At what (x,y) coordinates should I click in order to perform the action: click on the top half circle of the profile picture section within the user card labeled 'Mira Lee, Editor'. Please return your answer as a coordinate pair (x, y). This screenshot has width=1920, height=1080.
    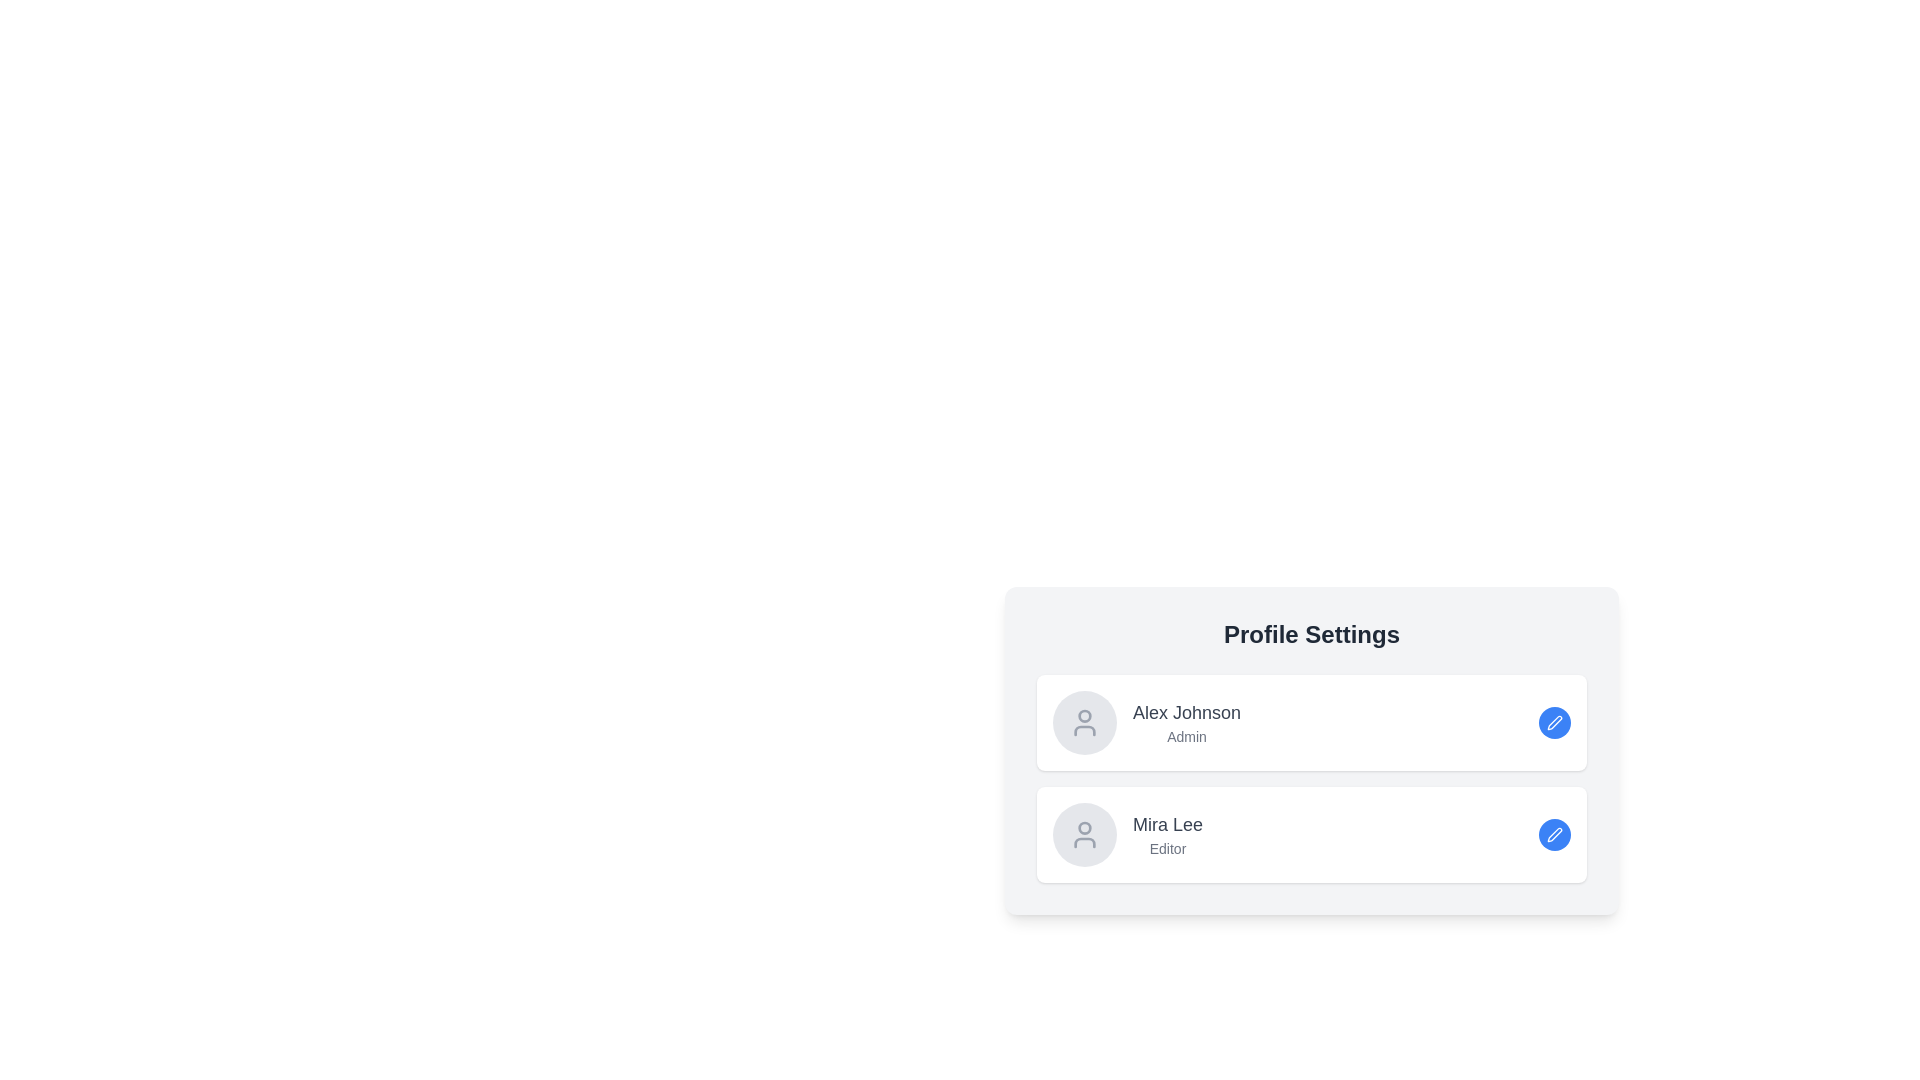
    Looking at the image, I should click on (1083, 828).